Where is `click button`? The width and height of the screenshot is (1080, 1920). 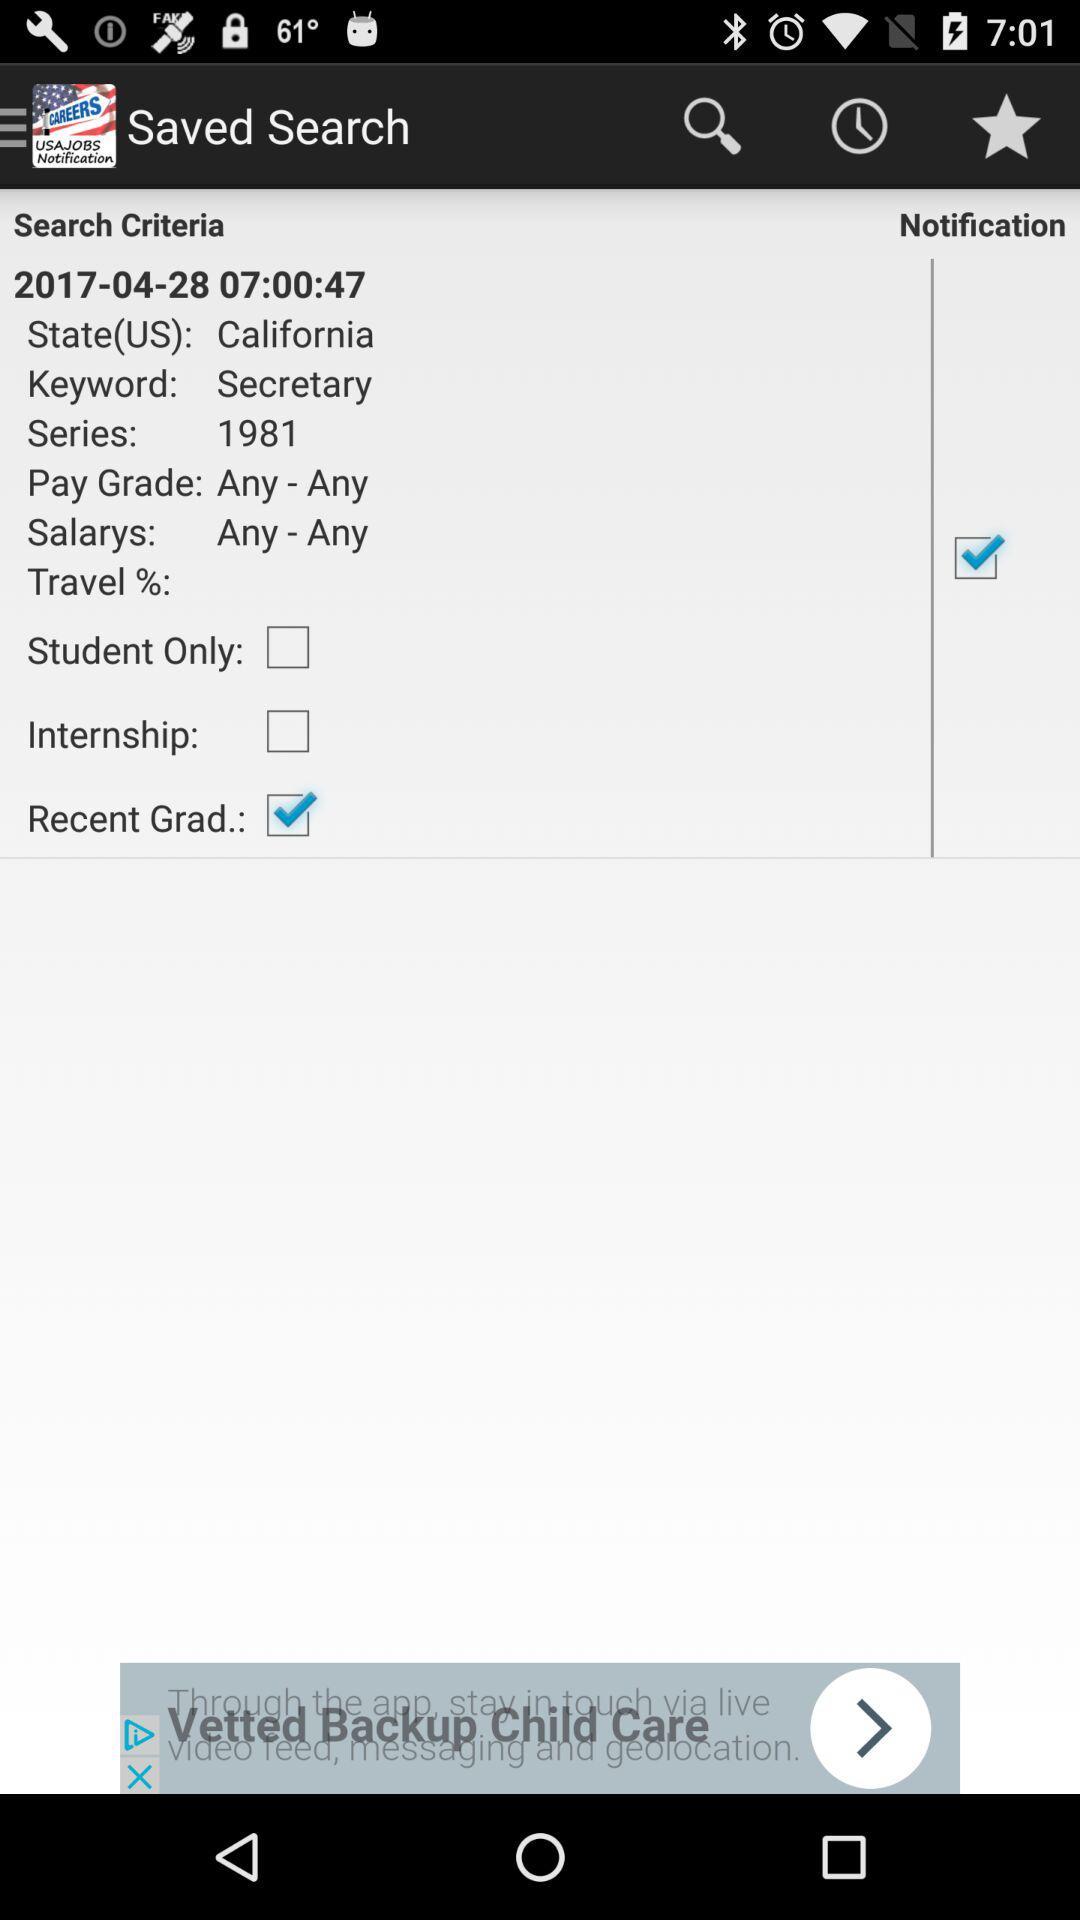 click button is located at coordinates (540, 1727).